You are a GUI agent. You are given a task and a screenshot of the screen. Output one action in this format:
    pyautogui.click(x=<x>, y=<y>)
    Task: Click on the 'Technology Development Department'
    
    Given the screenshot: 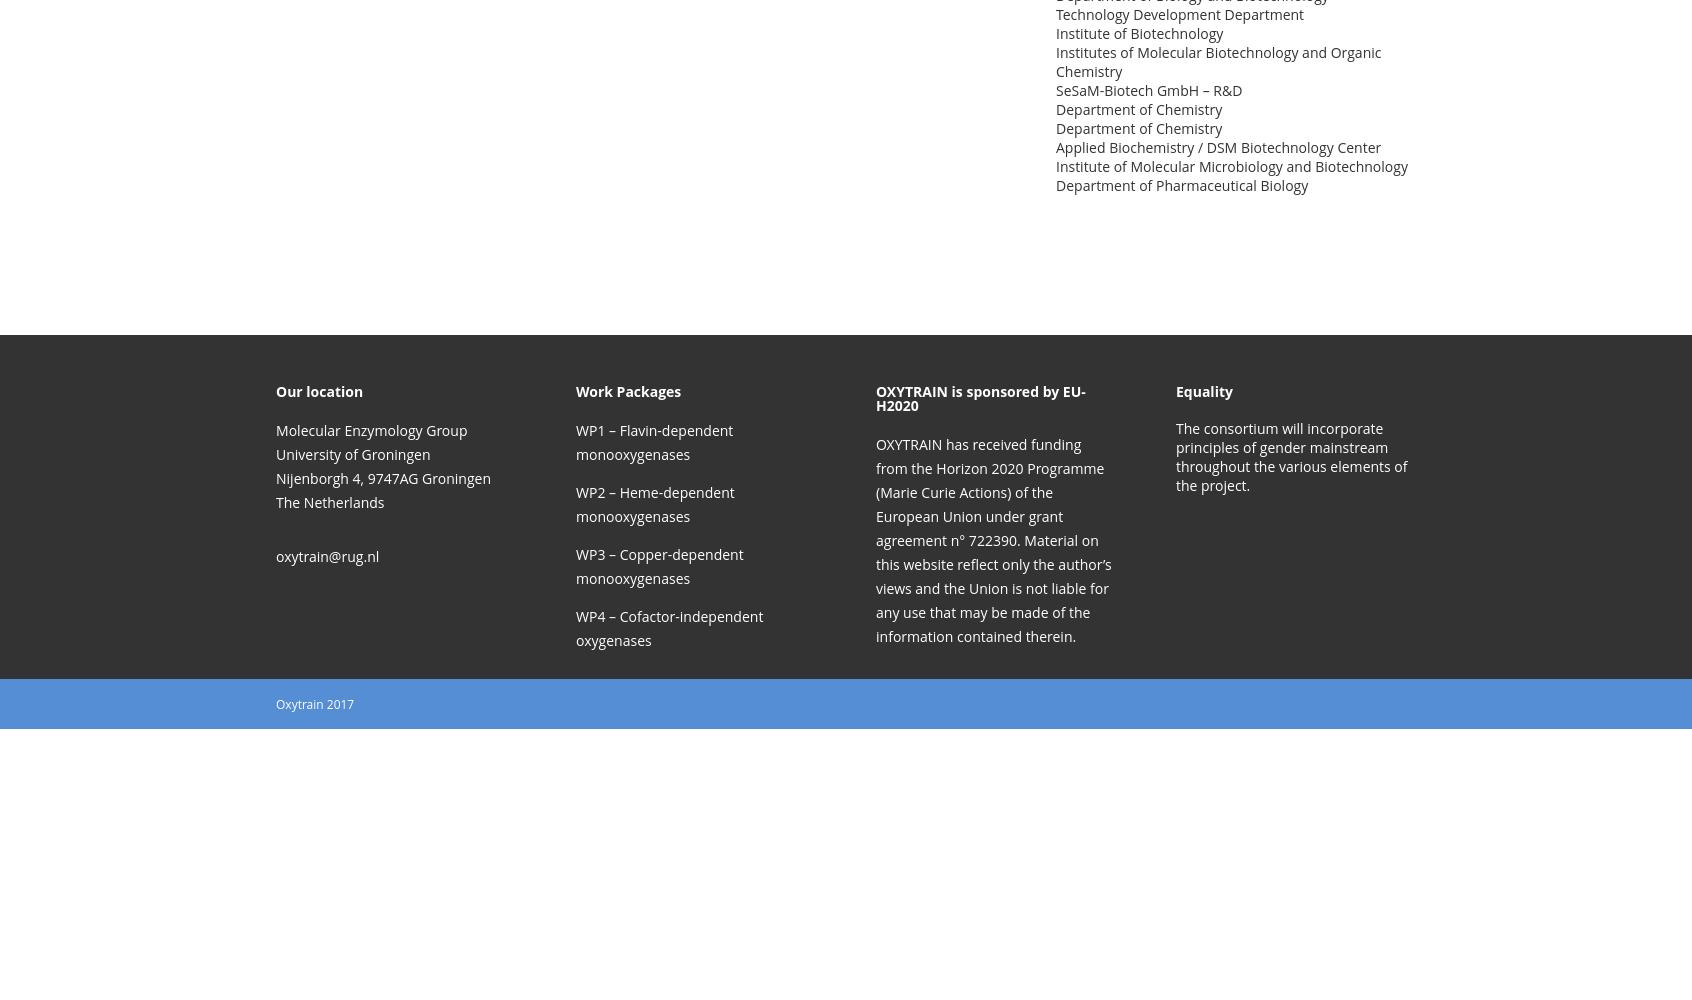 What is the action you would take?
    pyautogui.click(x=1179, y=14)
    